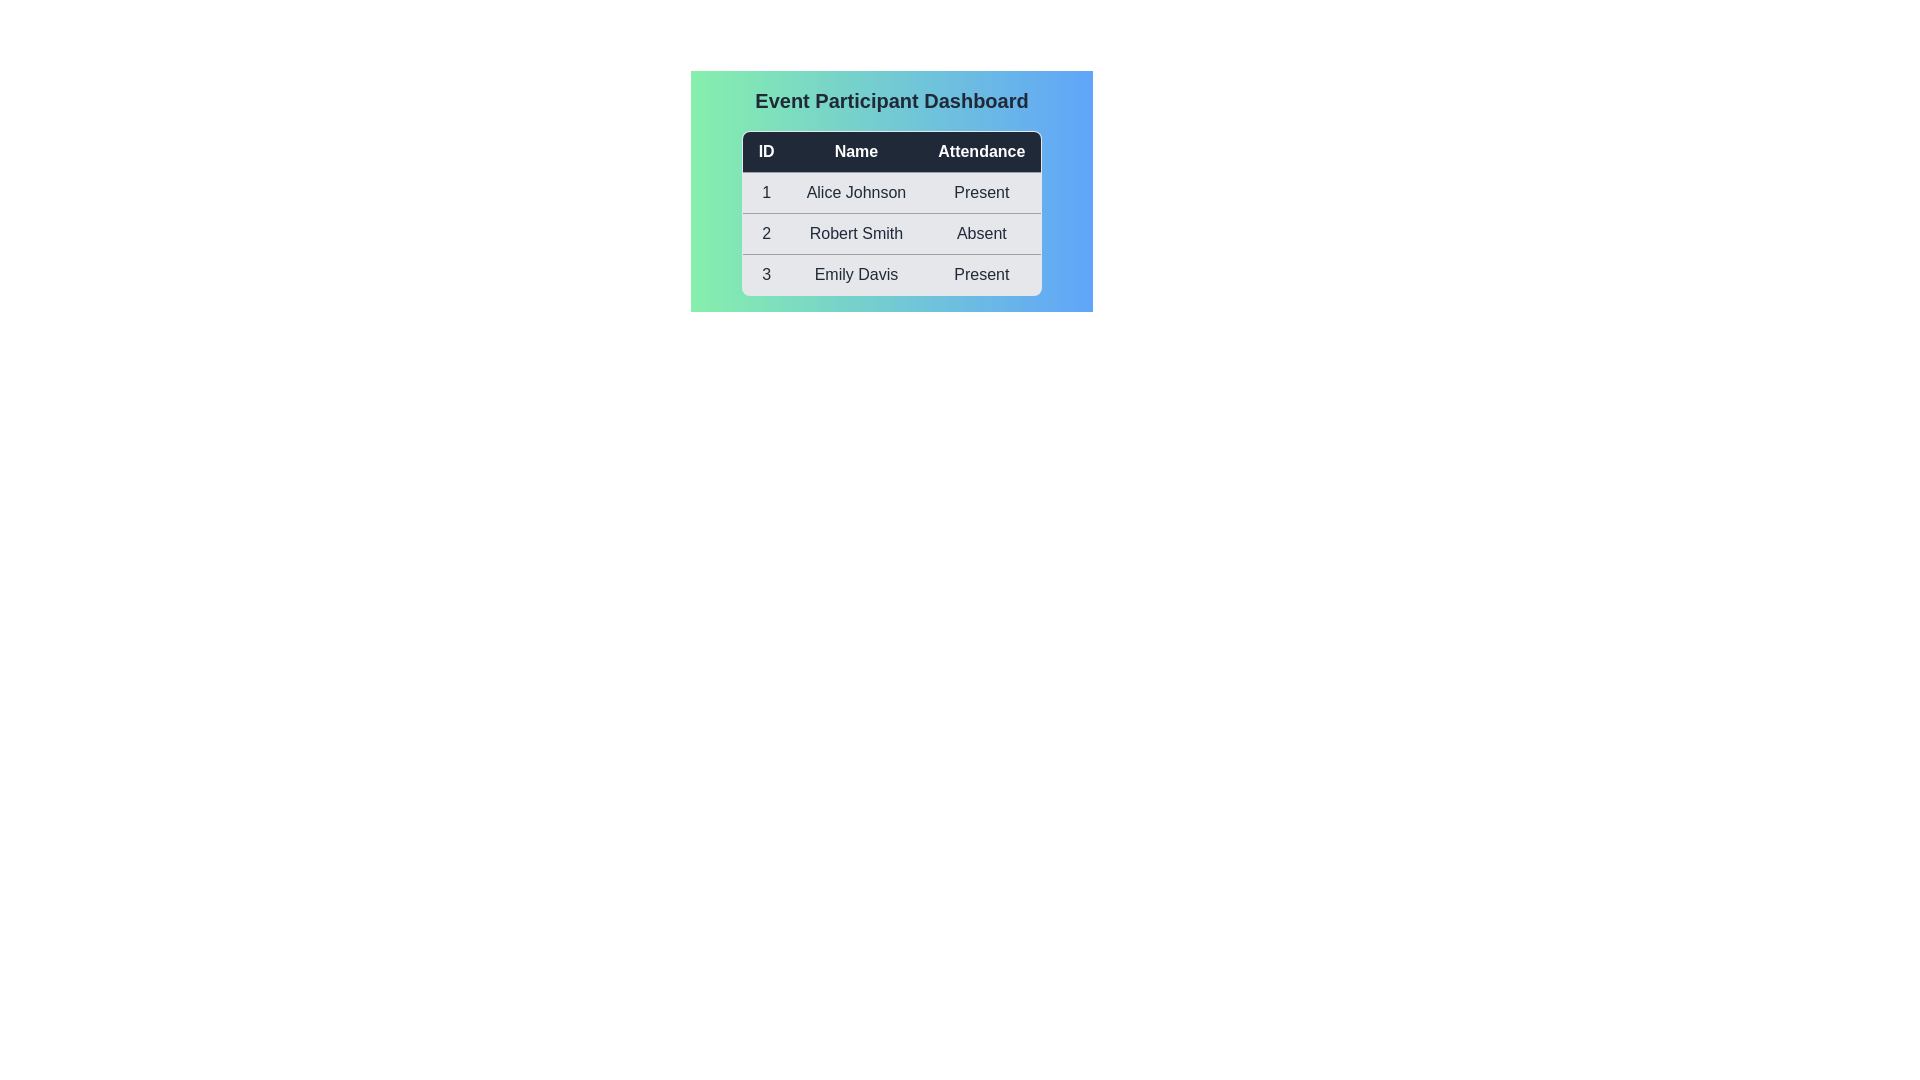  I want to click on the individual participants' names in the Event Participant Dashboard, which features a bolded title and a structured table with participant data, so click(891, 191).